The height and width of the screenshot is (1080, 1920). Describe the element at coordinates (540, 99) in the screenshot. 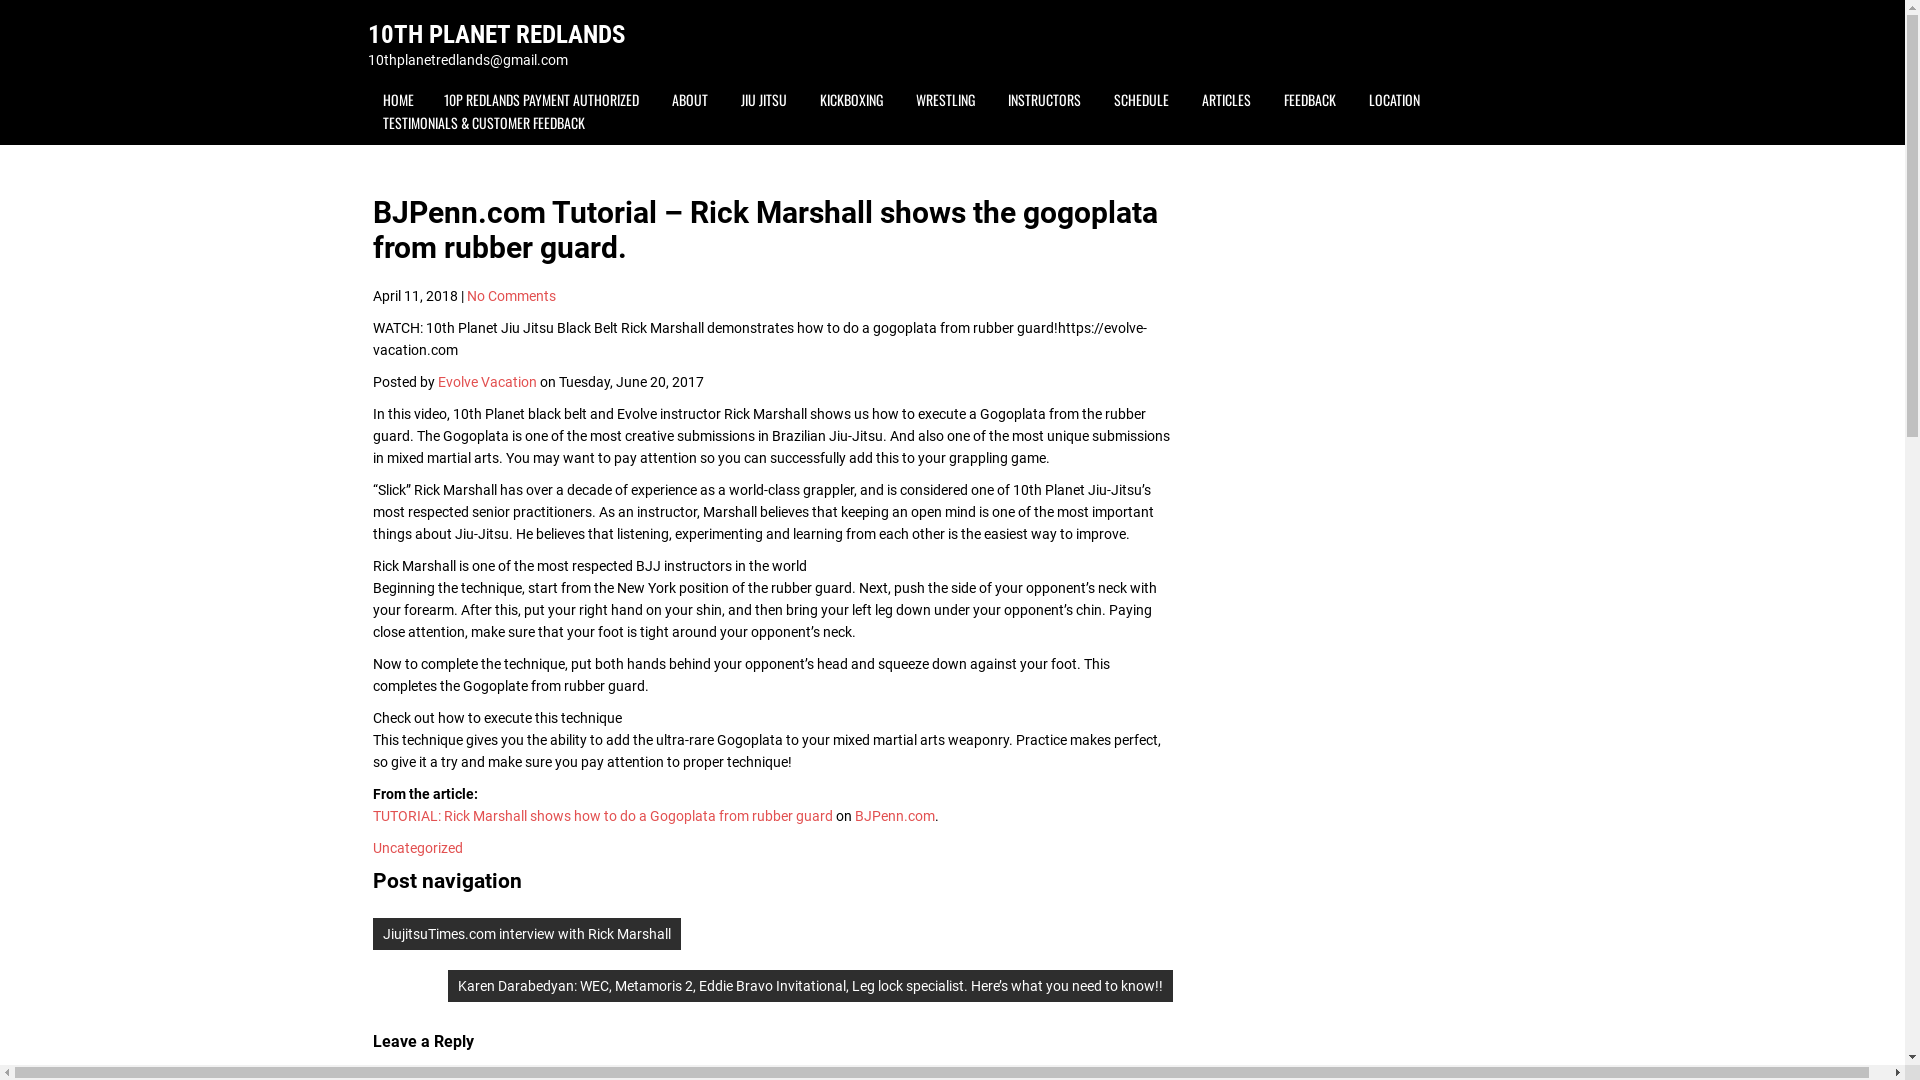

I see `'10P REDLANDS PAYMENT AUTHORIZED'` at that location.